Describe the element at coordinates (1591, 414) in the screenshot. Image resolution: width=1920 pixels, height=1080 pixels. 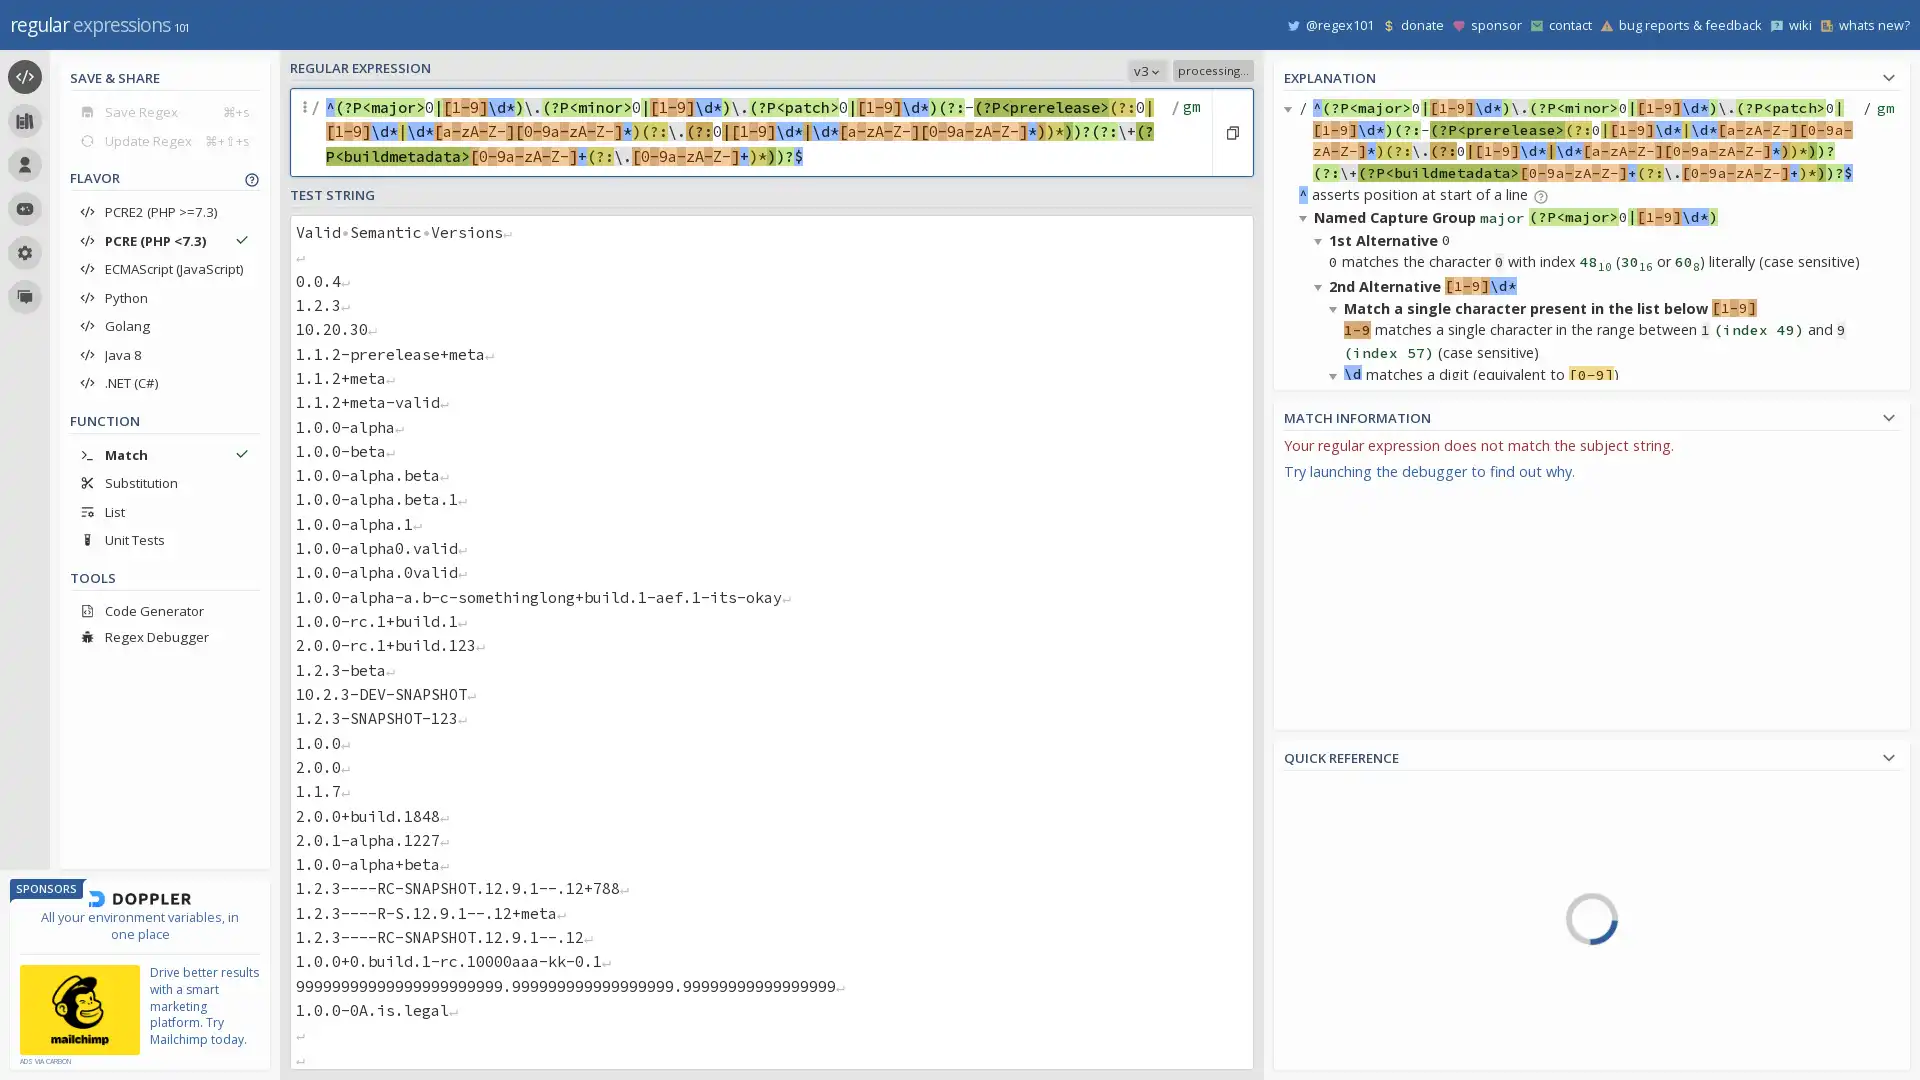
I see `MATCH INFORMATION` at that location.